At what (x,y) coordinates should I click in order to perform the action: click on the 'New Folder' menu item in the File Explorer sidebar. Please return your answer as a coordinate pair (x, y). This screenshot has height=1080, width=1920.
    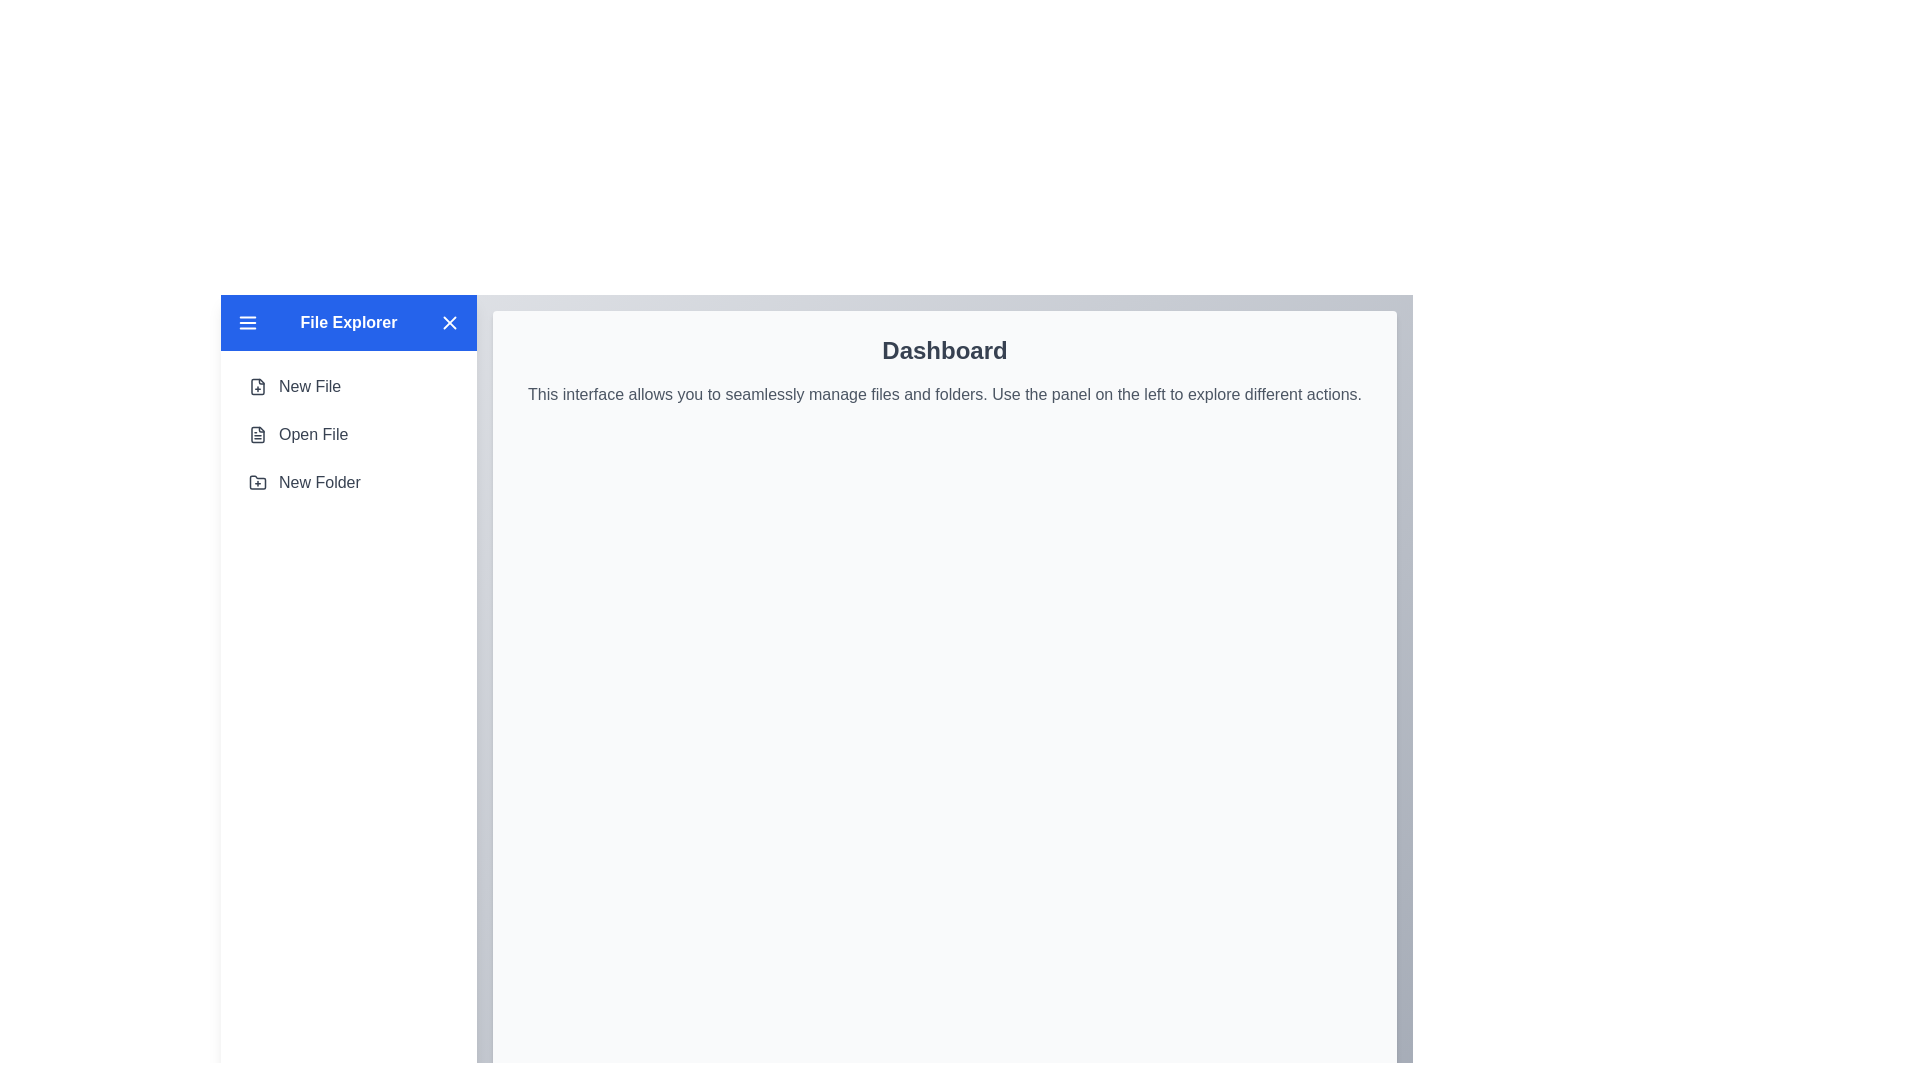
    Looking at the image, I should click on (303, 482).